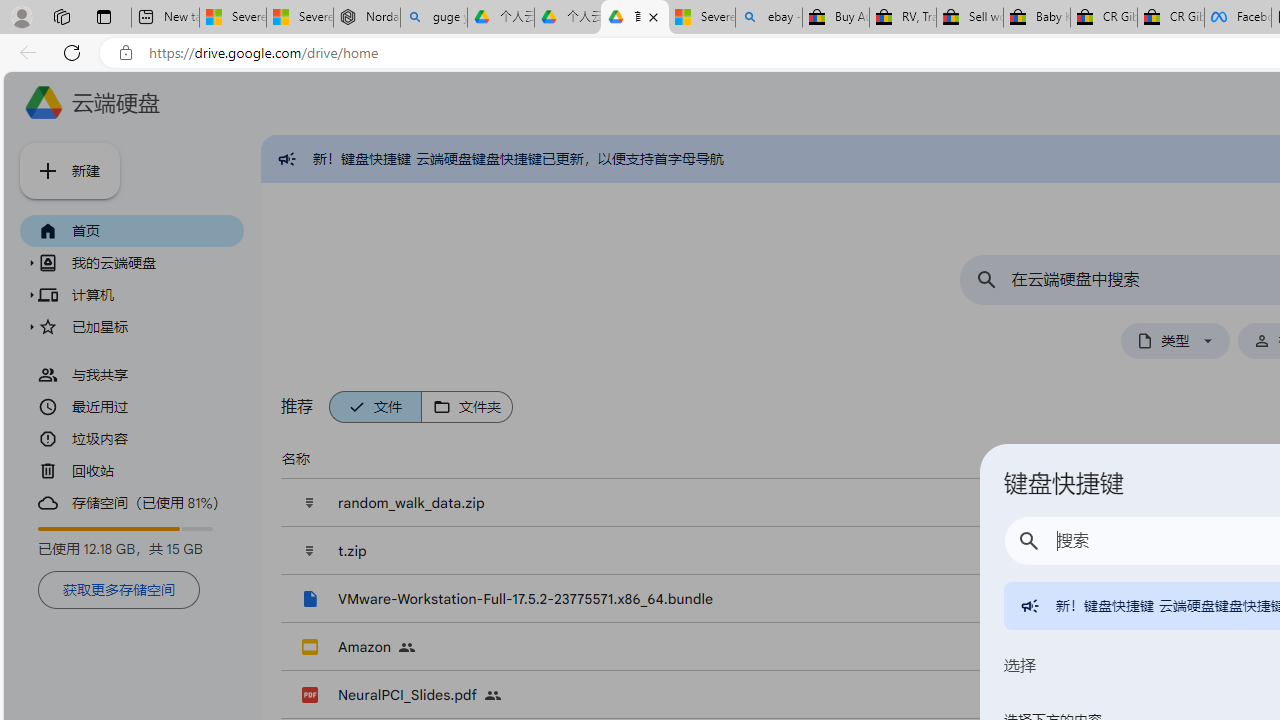 The width and height of the screenshot is (1280, 720). I want to click on 'Buy Auto Parts & Accessories | eBay', so click(835, 17).